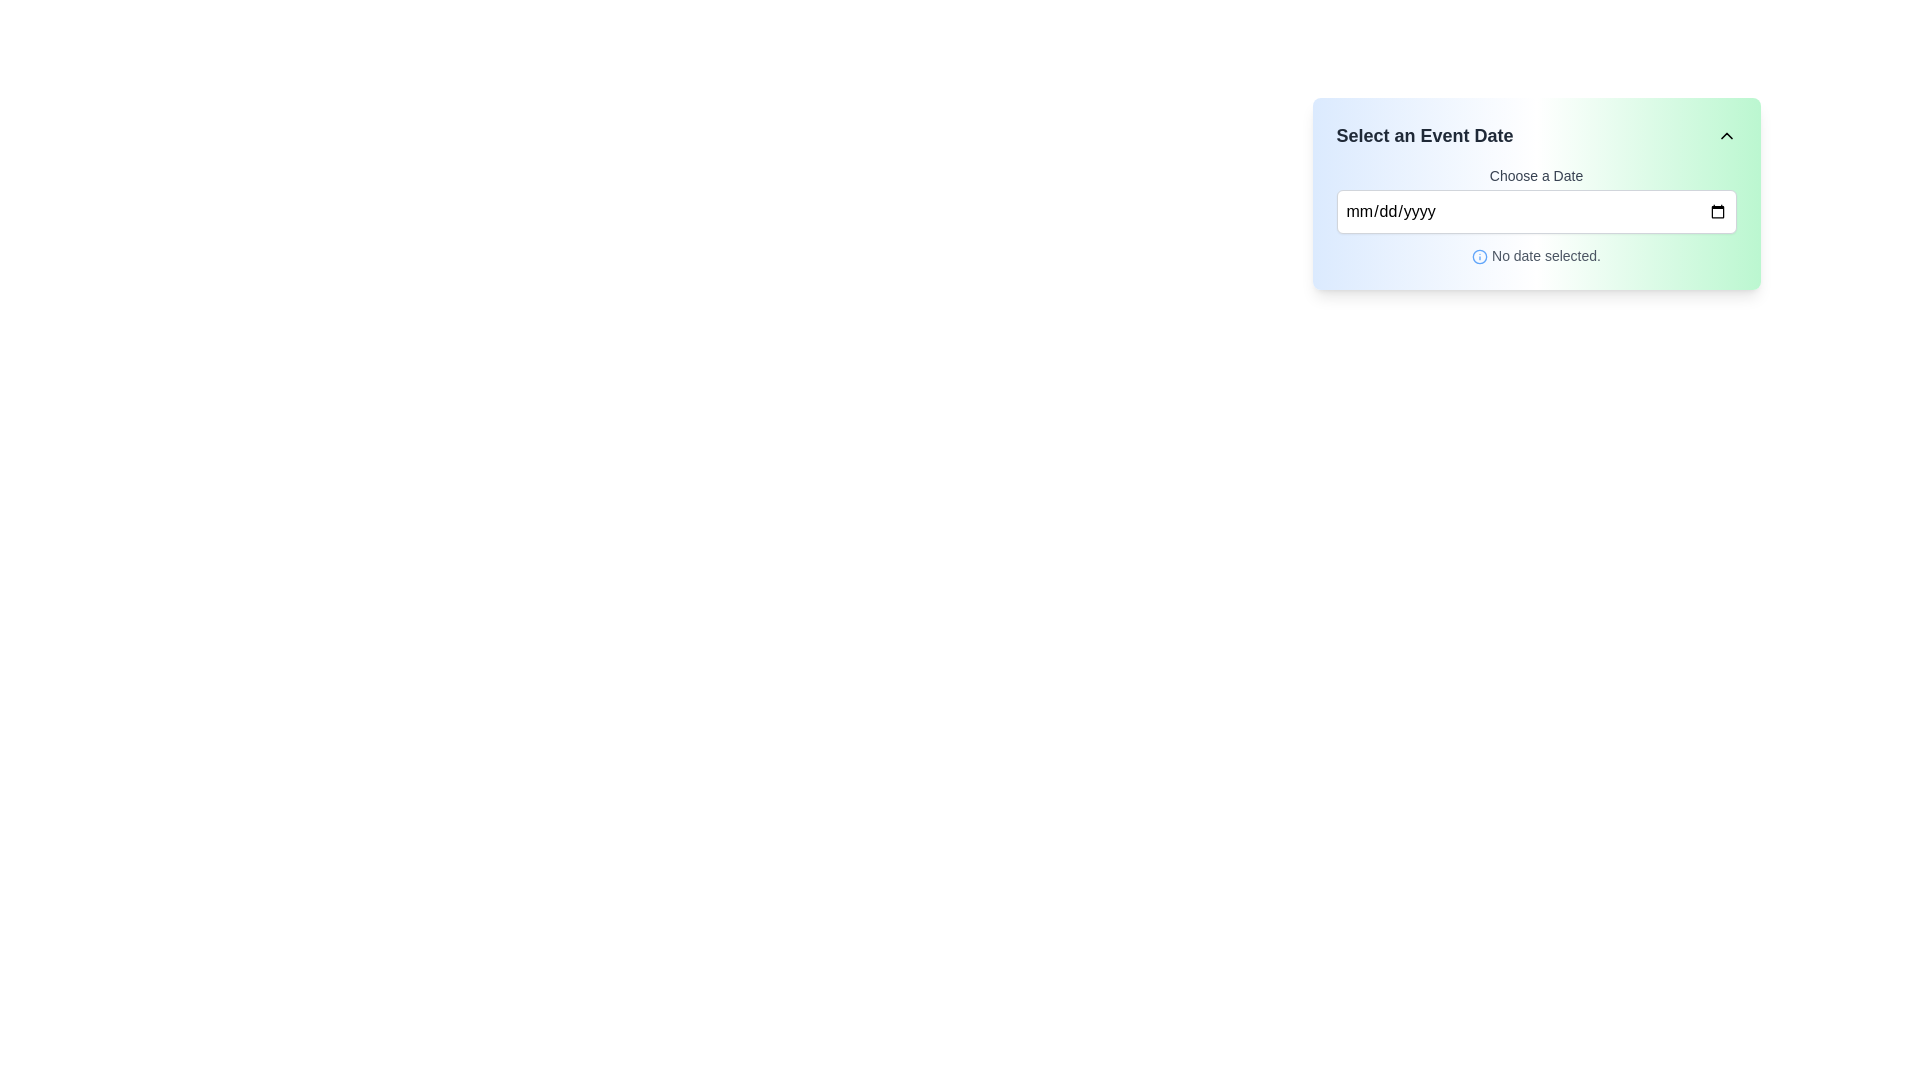 The image size is (1920, 1080). What do you see at coordinates (1479, 256) in the screenshot?
I see `the informational marker icon located to the left of the 'No date selected.' message` at bounding box center [1479, 256].